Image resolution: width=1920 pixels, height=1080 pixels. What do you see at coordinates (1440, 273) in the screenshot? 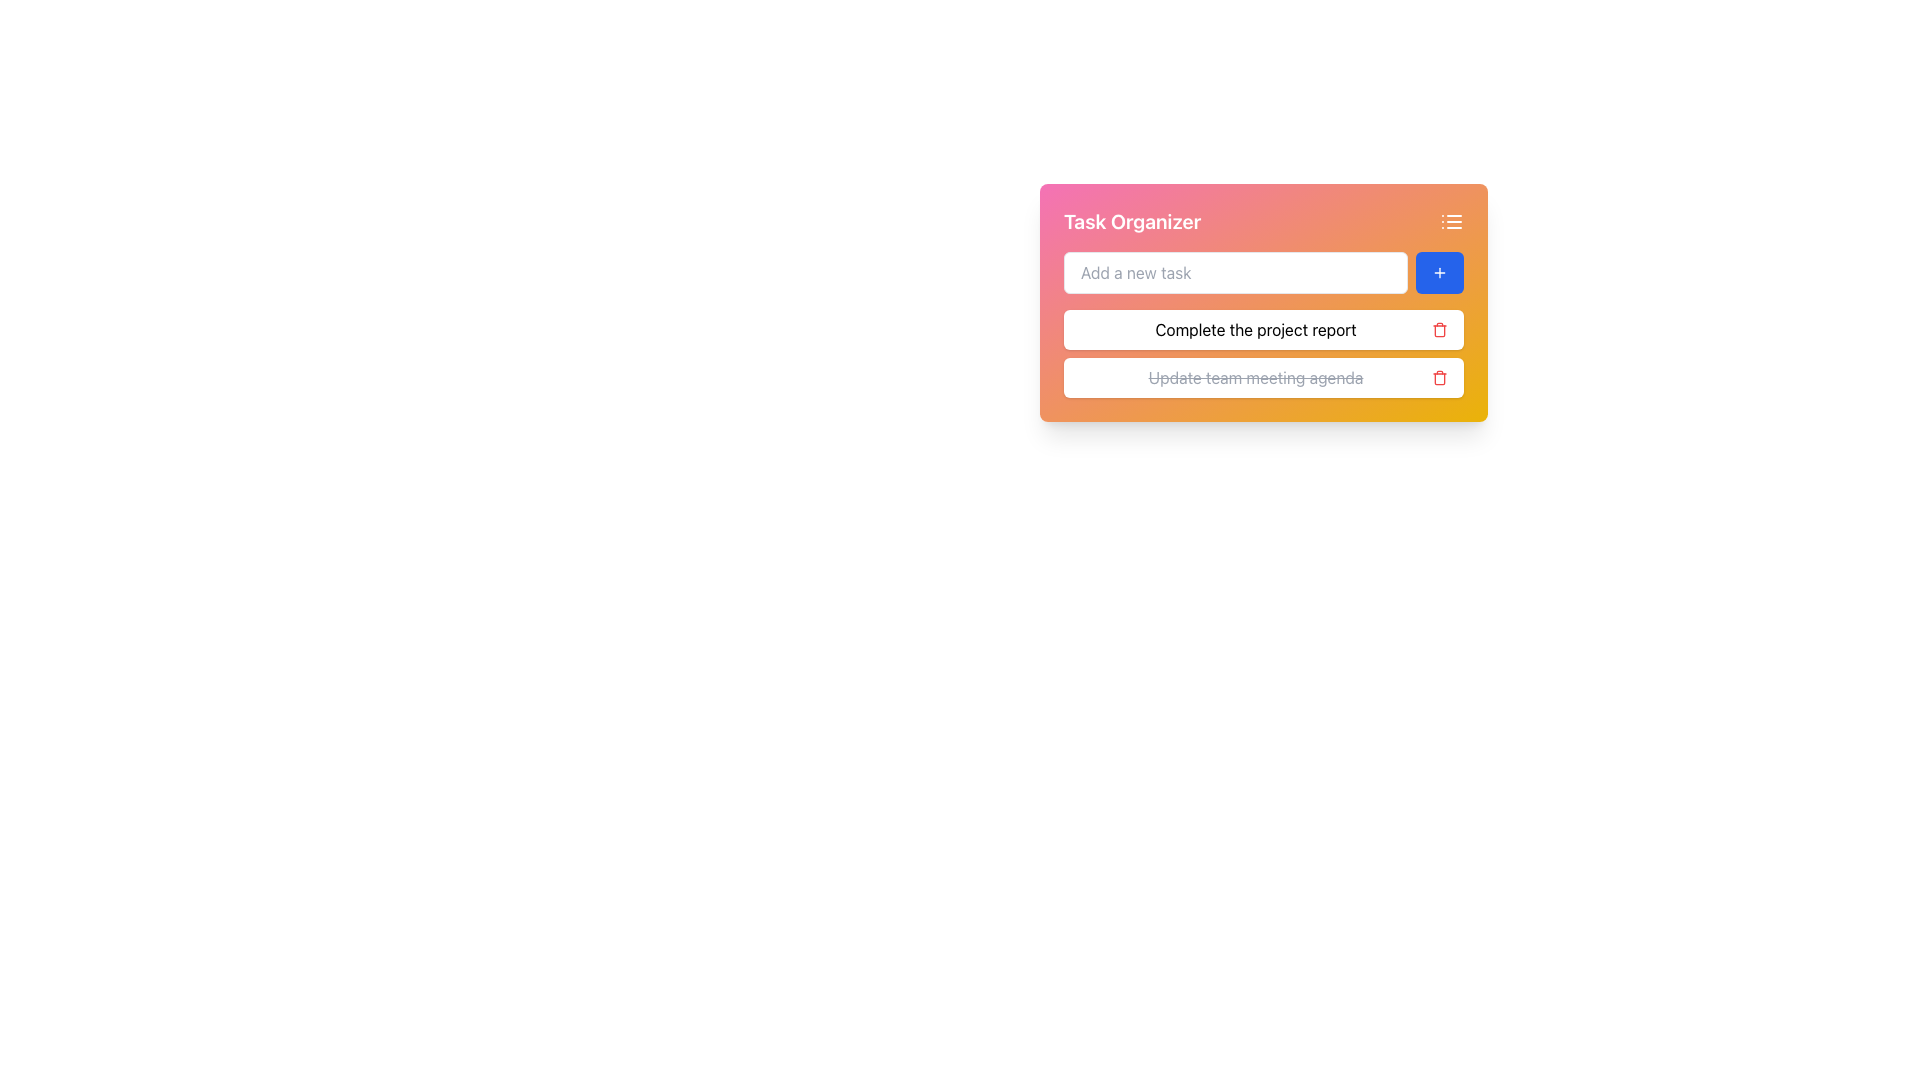
I see `the blue button with a white plus icon in the top-right corner of the task input area` at bounding box center [1440, 273].